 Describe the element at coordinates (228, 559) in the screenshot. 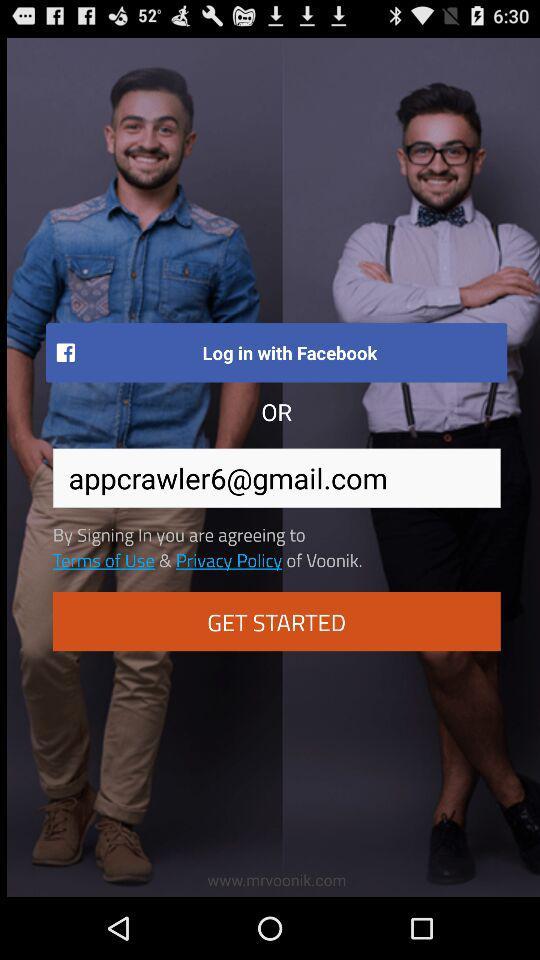

I see `item above get started item` at that location.